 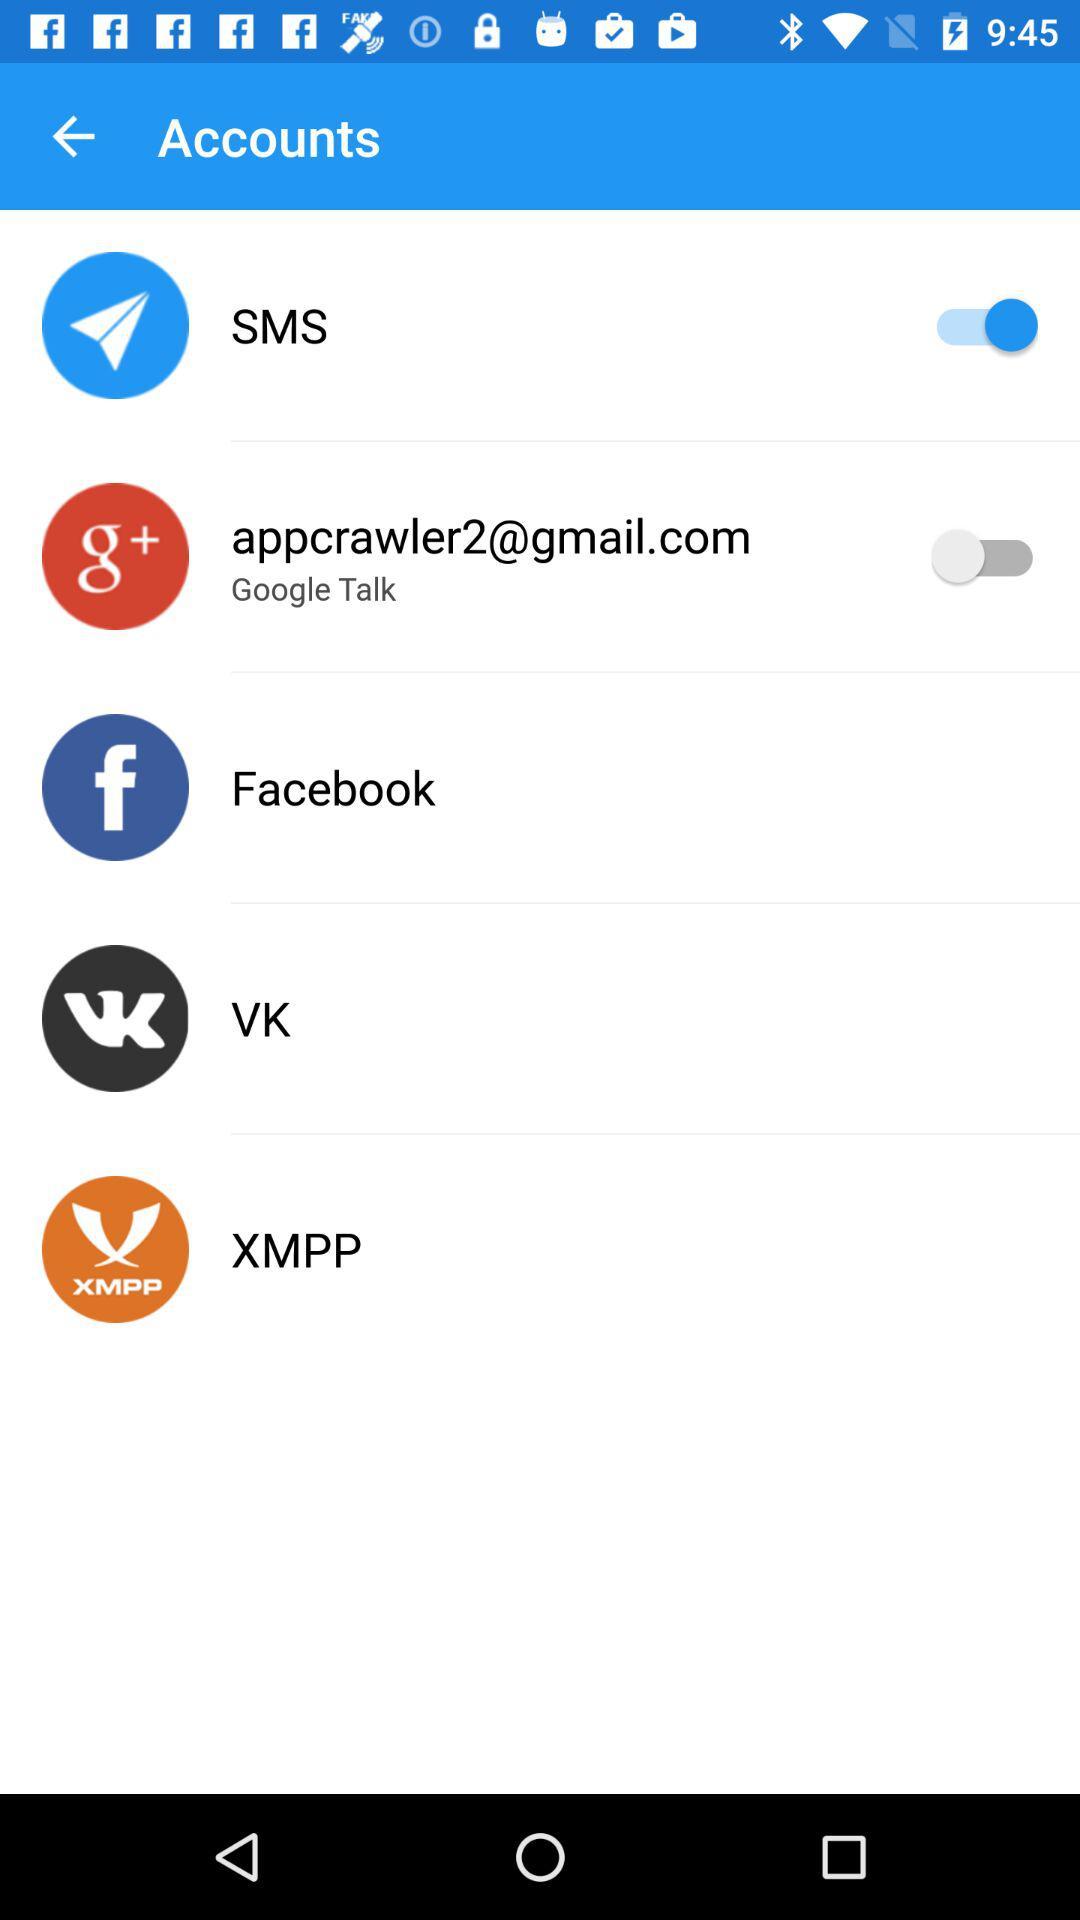 I want to click on app icon, so click(x=115, y=1248).